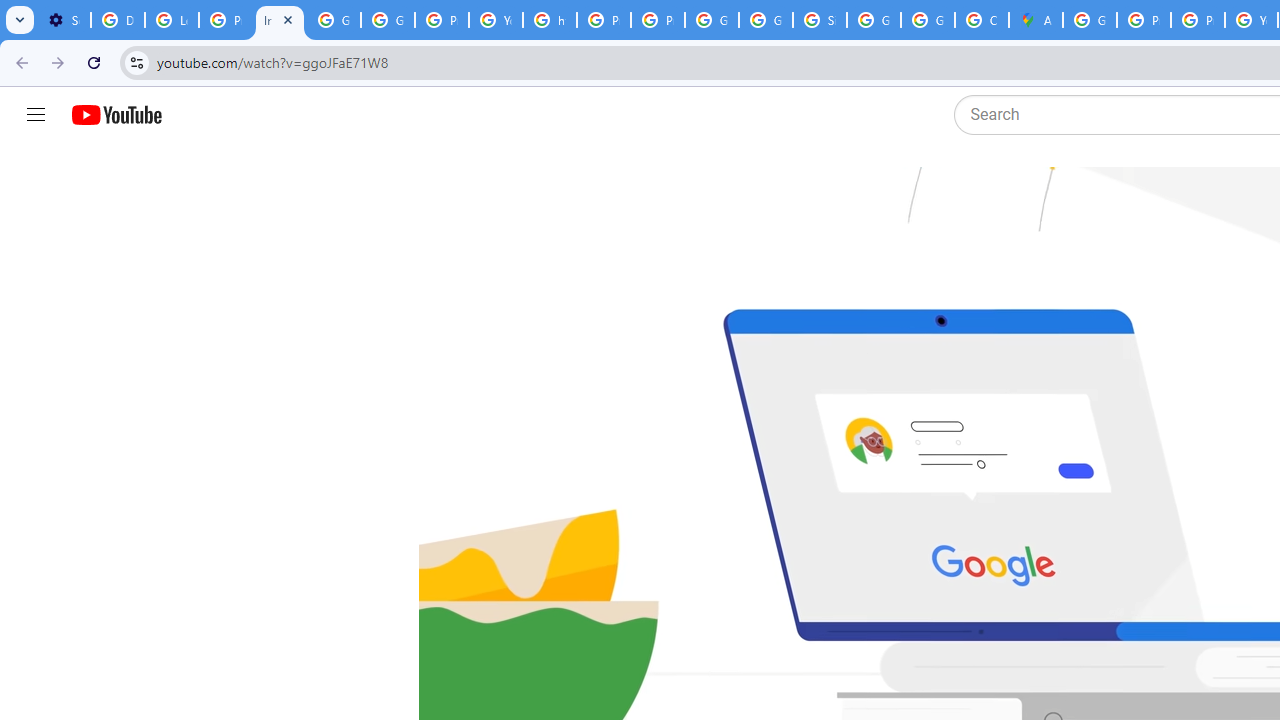 The width and height of the screenshot is (1280, 720). Describe the element at coordinates (115, 115) in the screenshot. I see `'YouTube Home'` at that location.